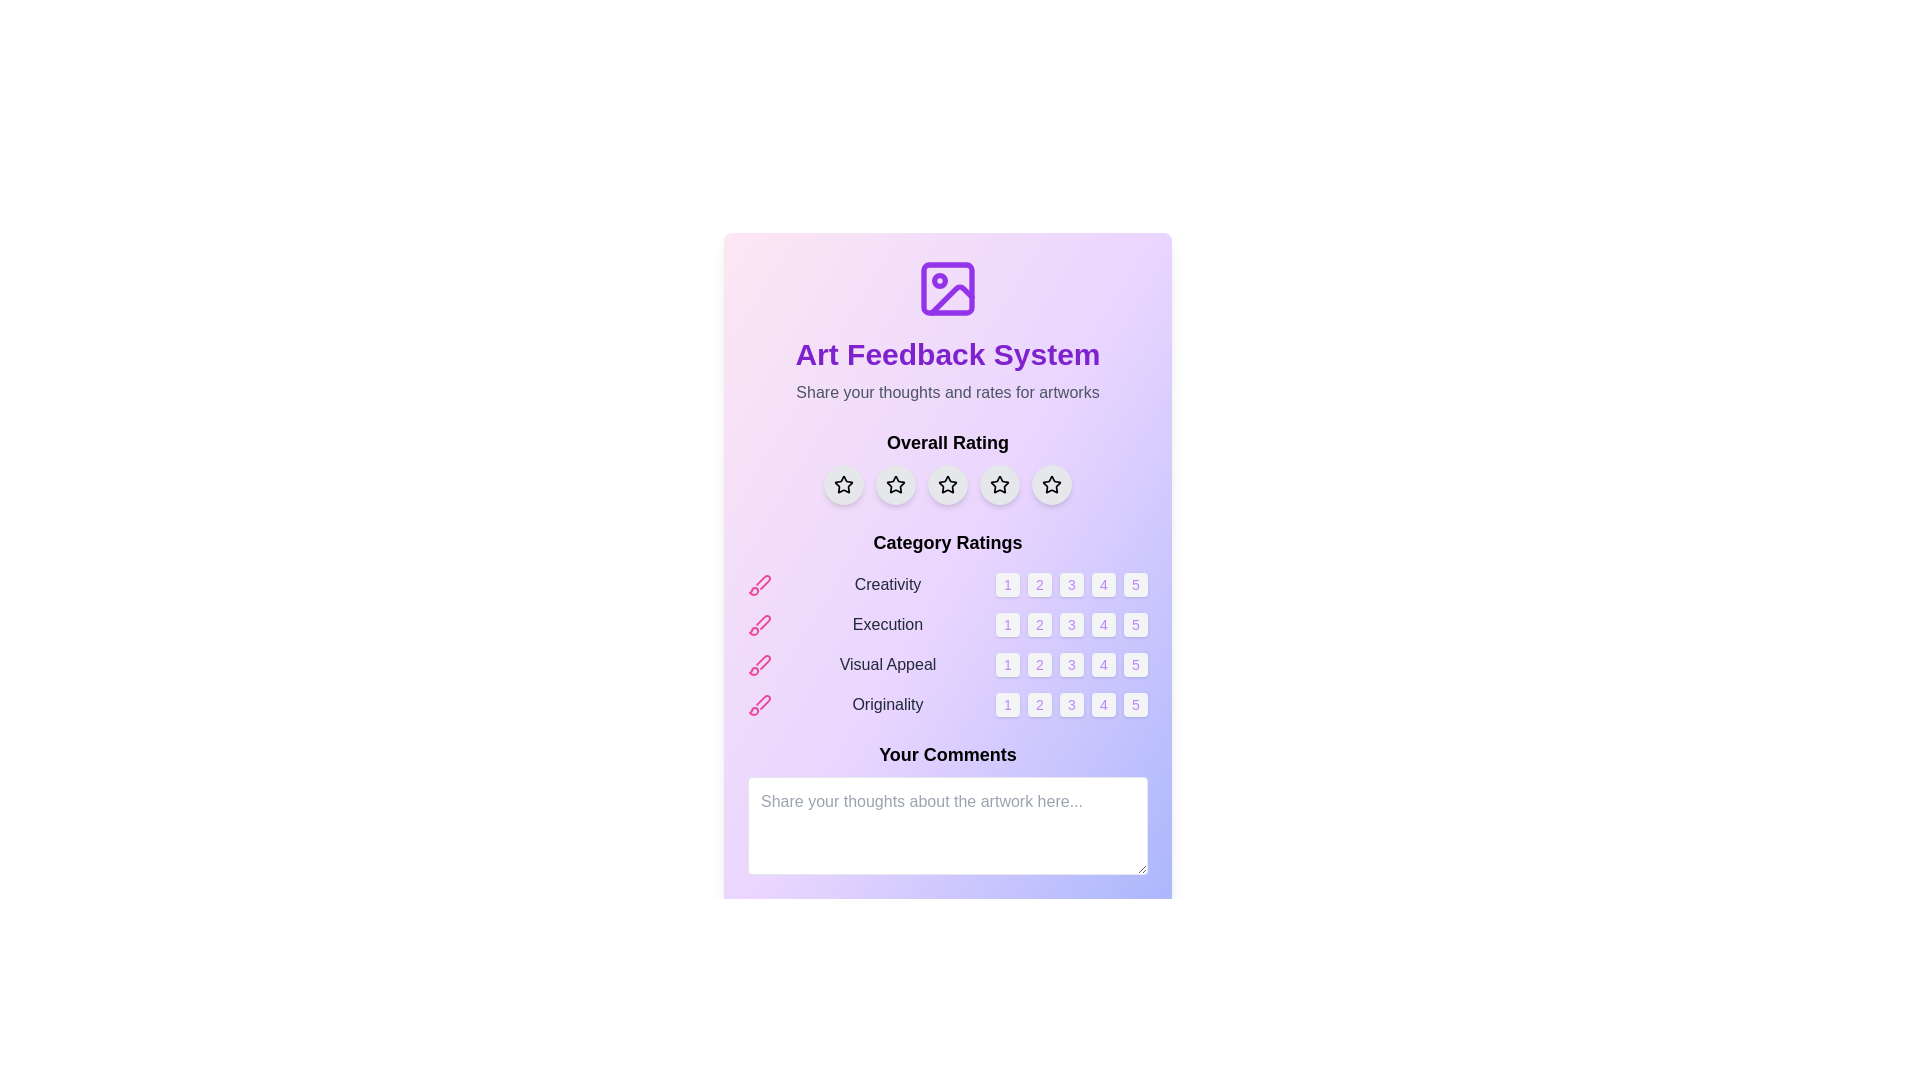  What do you see at coordinates (887, 585) in the screenshot?
I see `the 'Creativity' text label in the 'Category Ratings' section, which is located to the right of a brush icon and to the left of five numeric buttons (1-5)` at bounding box center [887, 585].